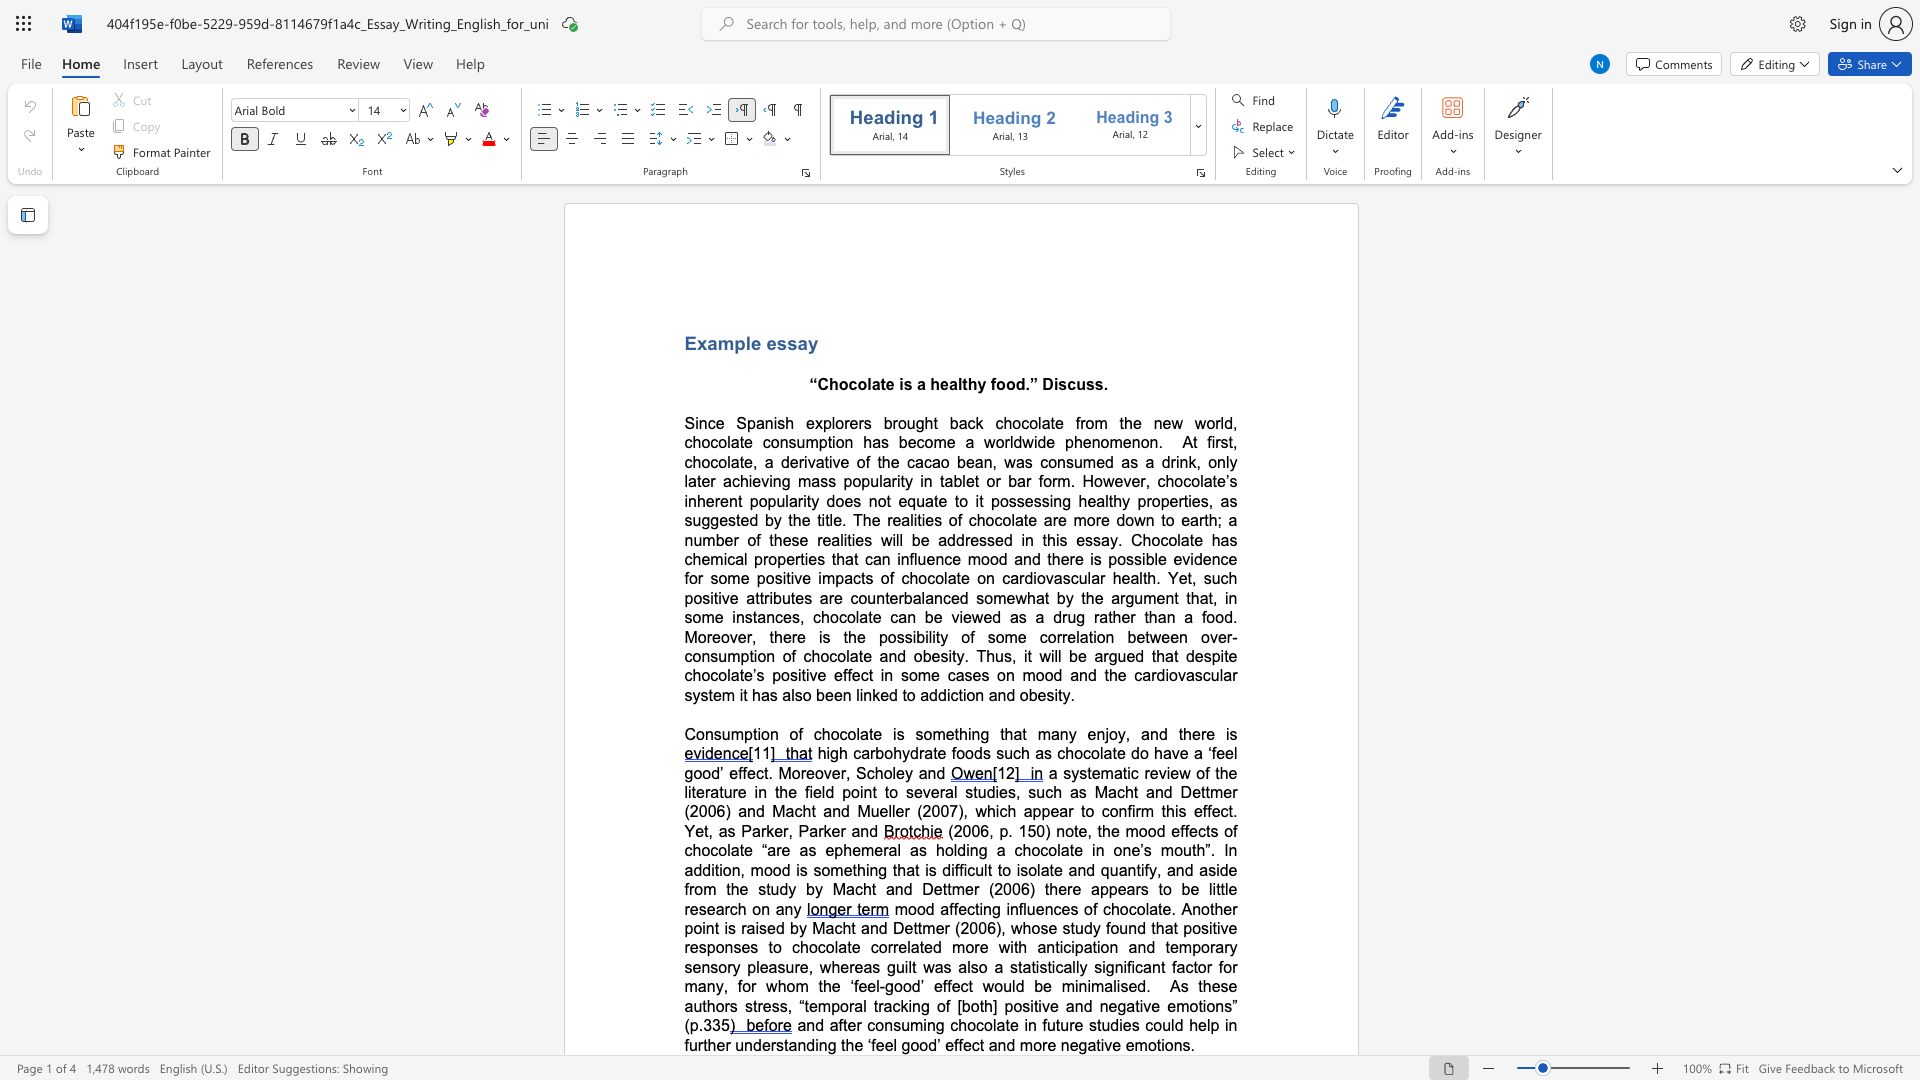 The image size is (1920, 1080). What do you see at coordinates (863, 422) in the screenshot?
I see `the subset text "s brought back chocolate from the new world, chocolate consumption has become a worldwide pheno" within the text "Since Spanish explorers brought back chocolate from the new world, chocolate consumption has become a worldwide phenomenon"` at bounding box center [863, 422].